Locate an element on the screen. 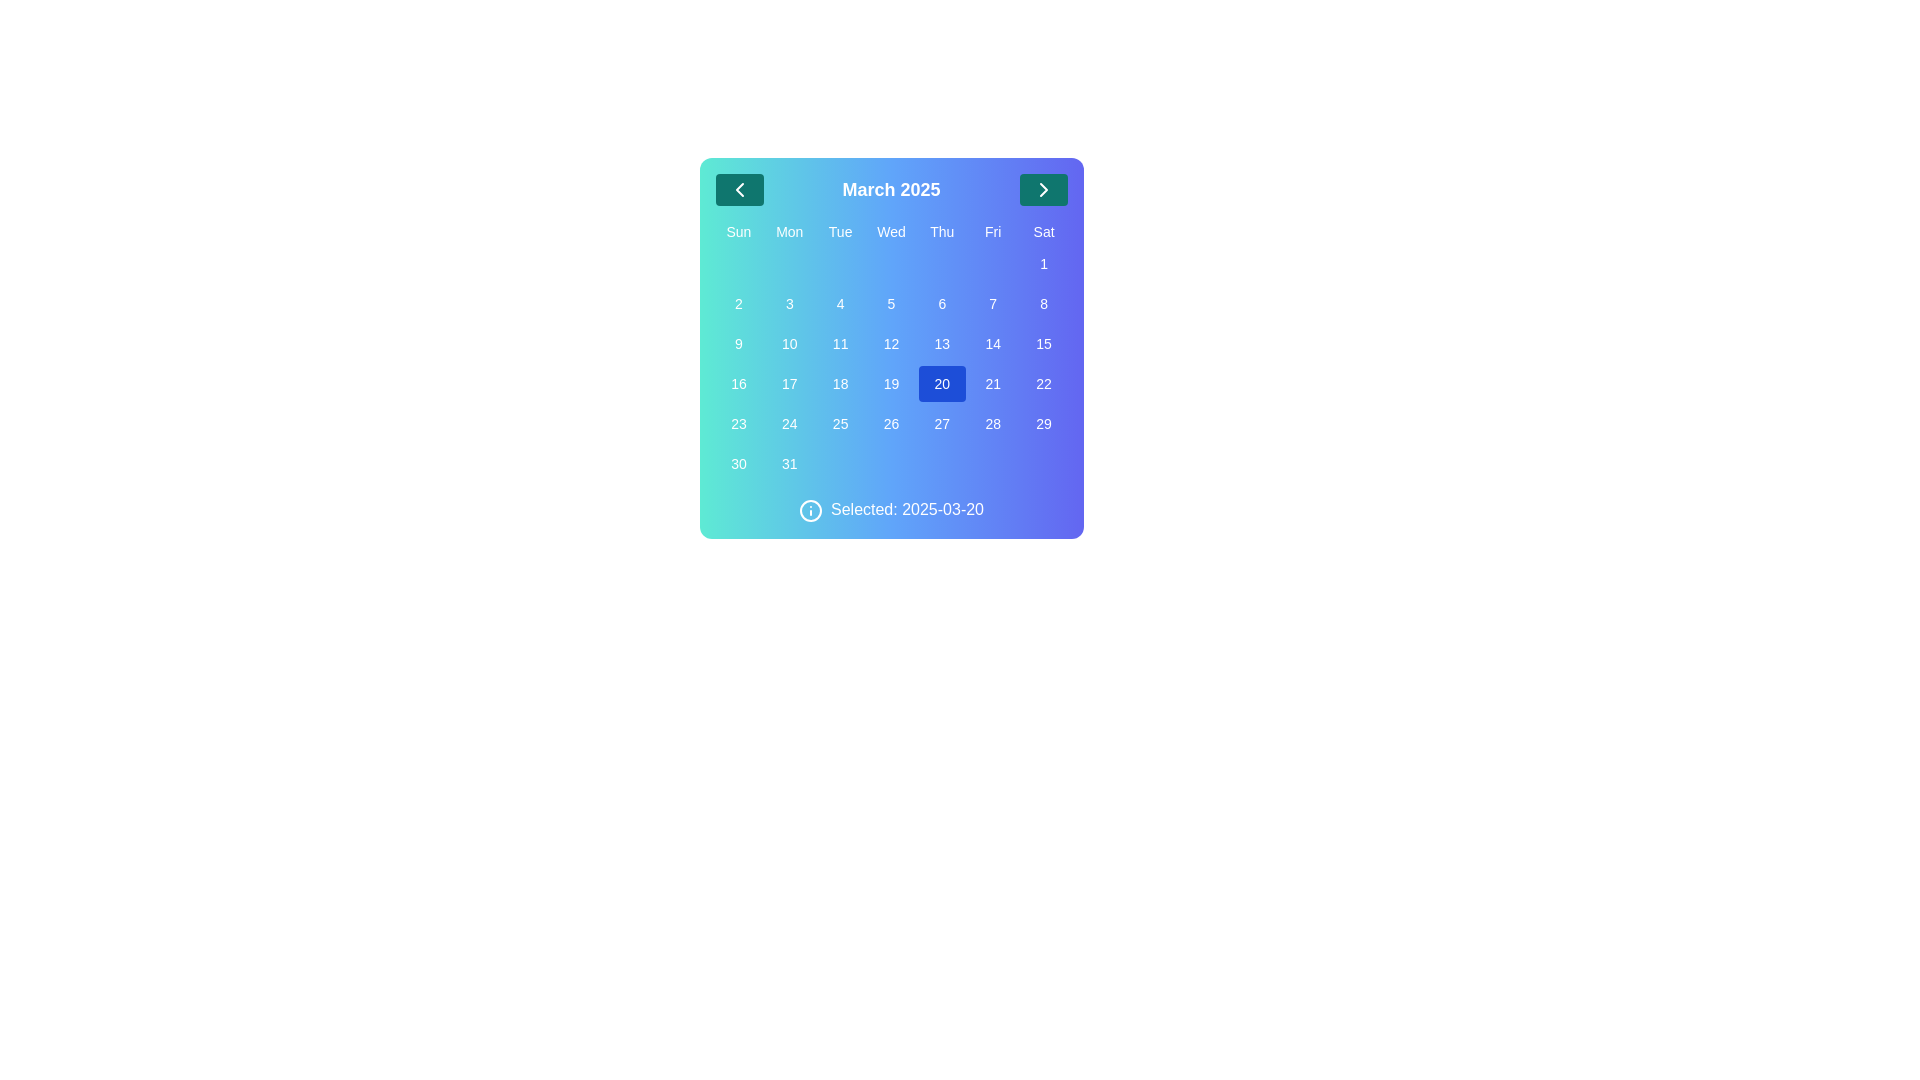 The height and width of the screenshot is (1080, 1920). a specific day in the Calendar widget located beneath the main heading 'March 2025' is located at coordinates (890, 347).